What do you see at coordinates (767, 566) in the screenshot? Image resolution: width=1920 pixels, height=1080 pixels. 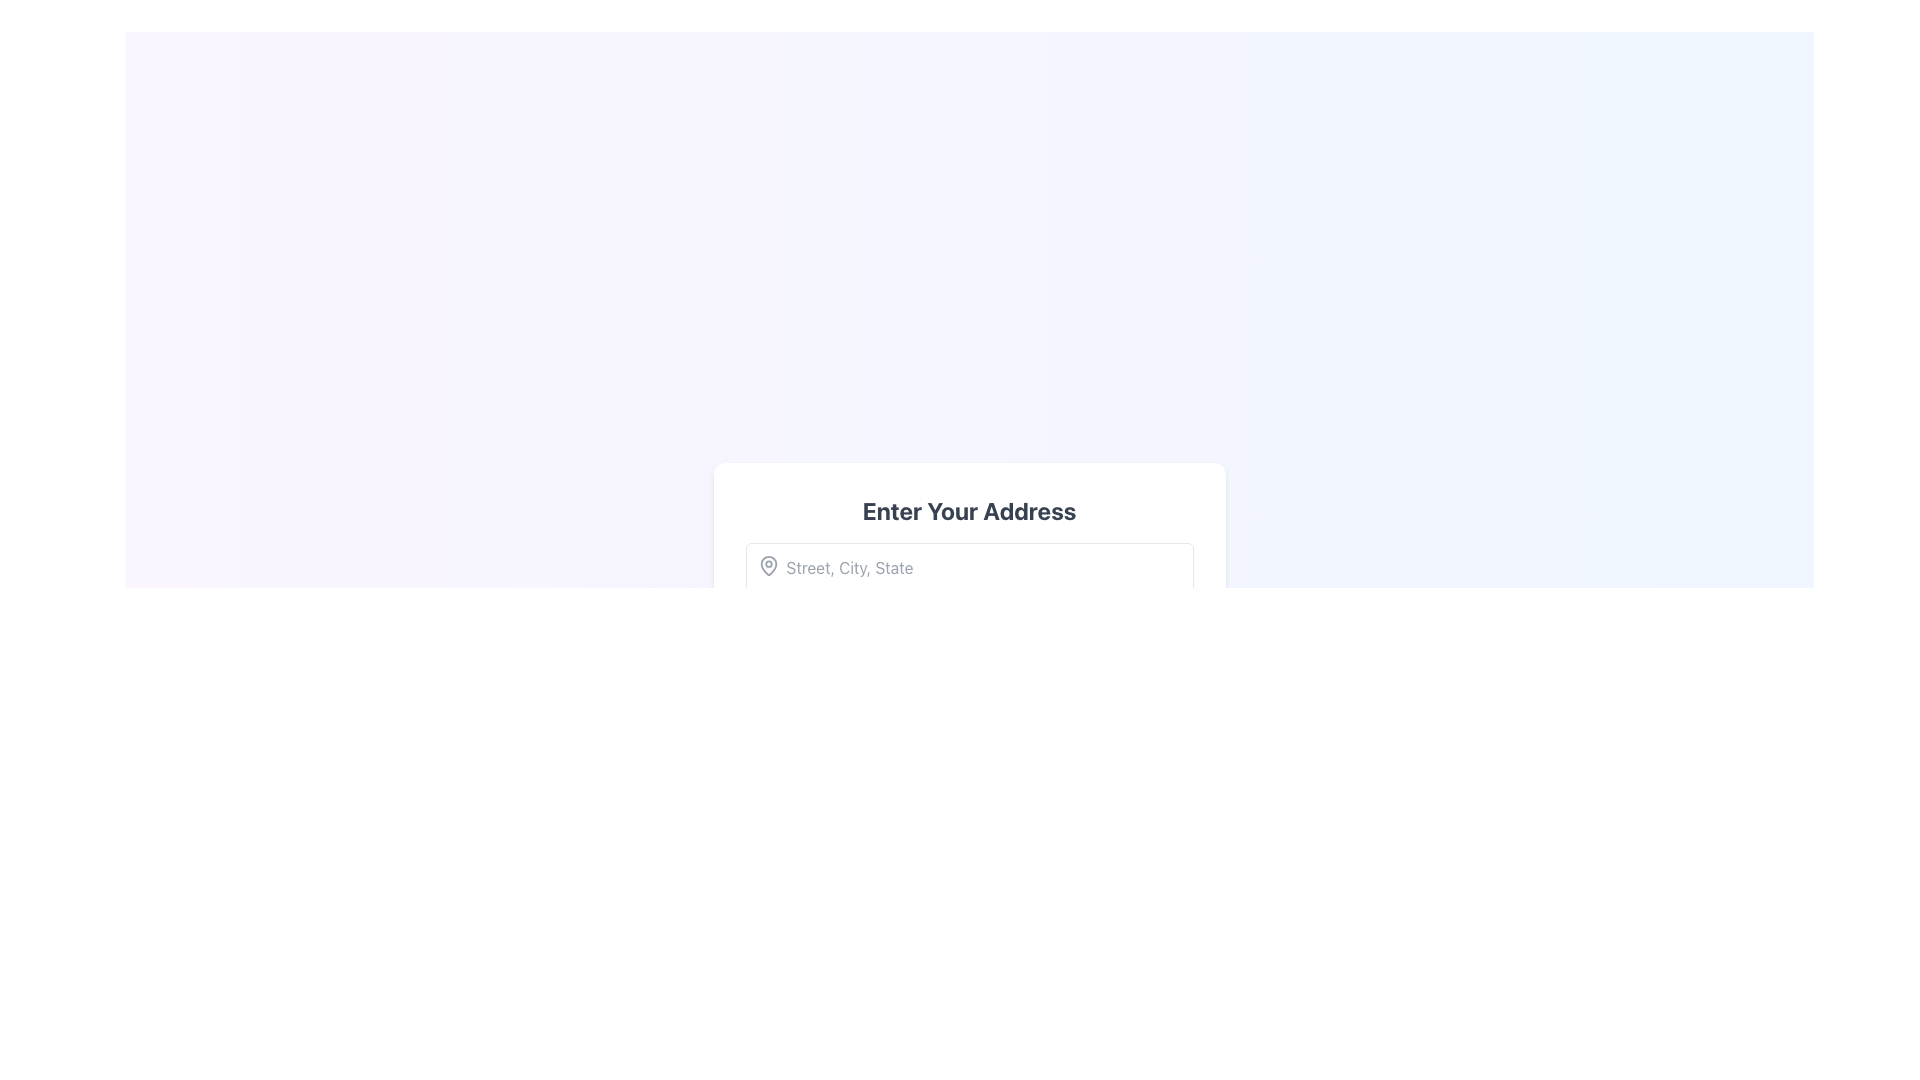 I see `the map pin icon located at the top-left corner of the text input field, which is styled with a simple outline and a rounded shape associated with location markers` at bounding box center [767, 566].